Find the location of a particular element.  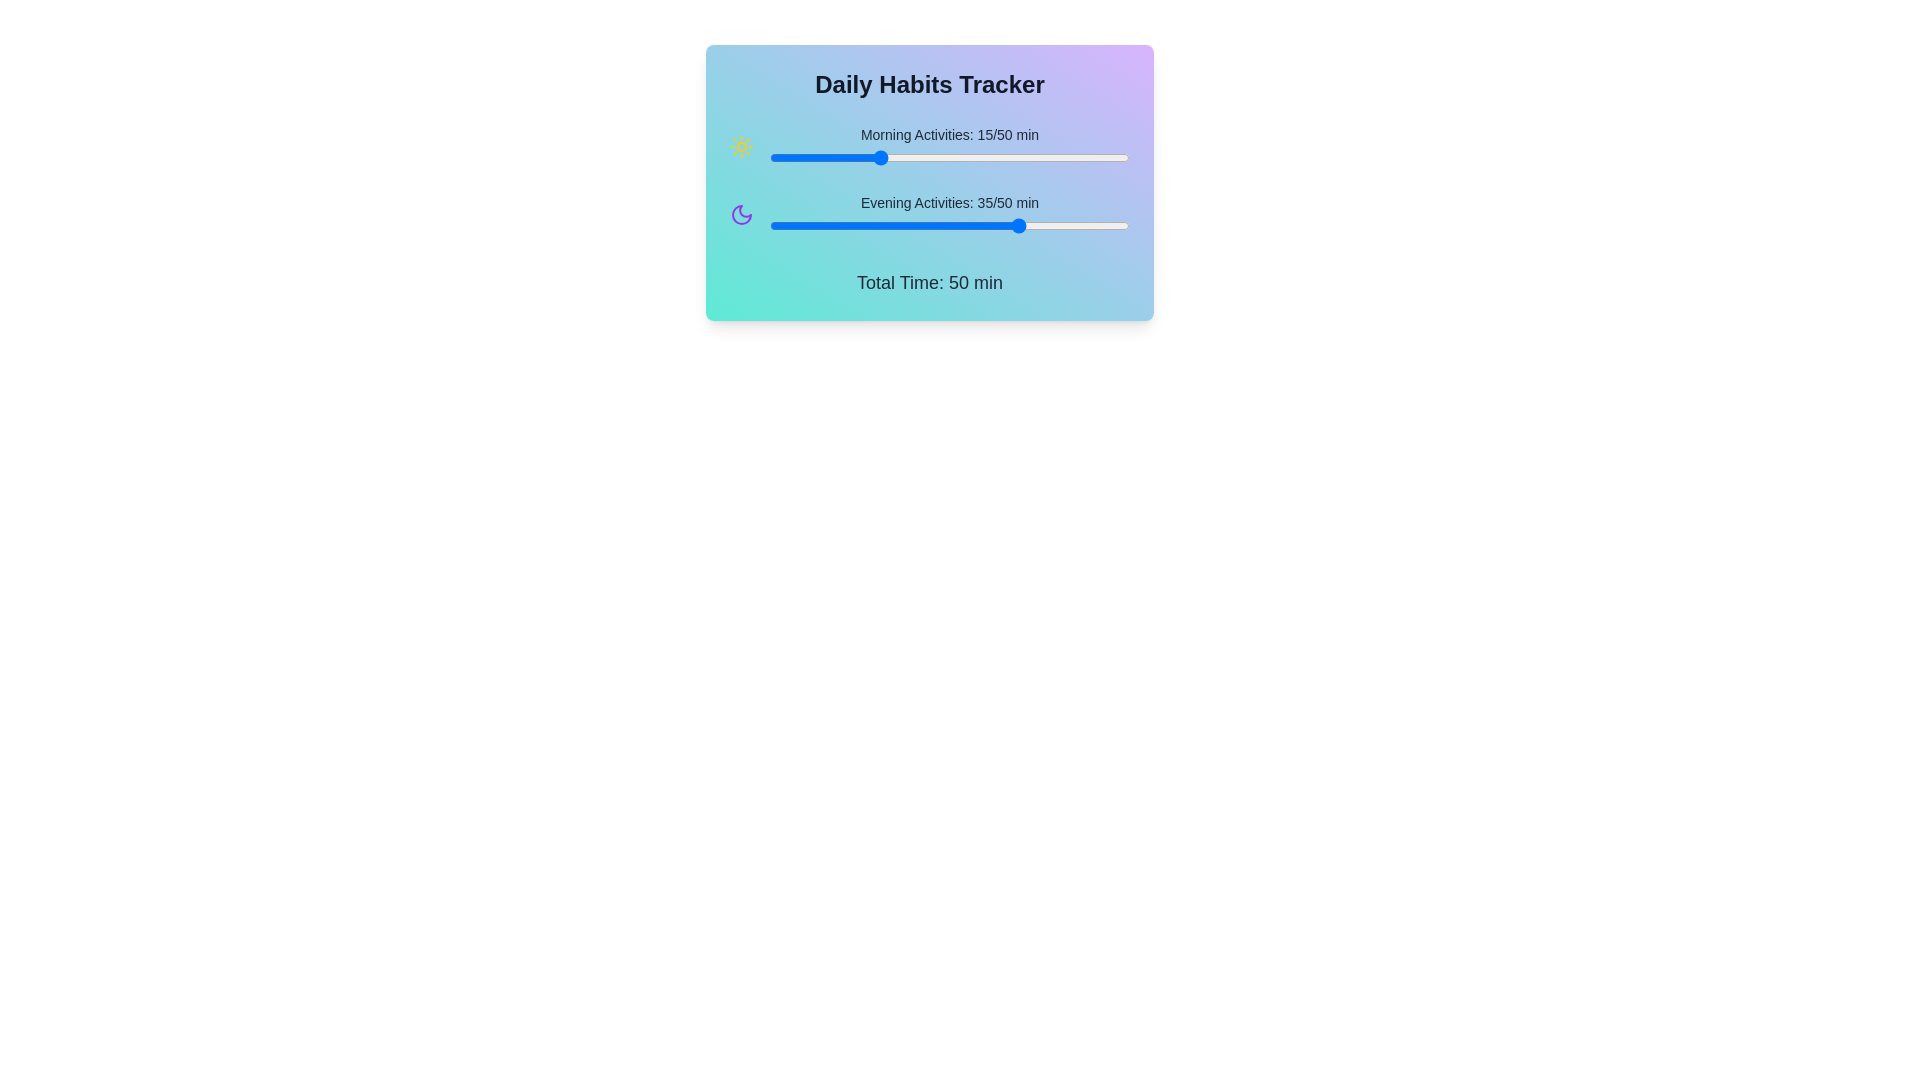

the knob of the horizontal slider widget, located below 'Morning Activities: 15/50 min' is located at coordinates (949, 157).